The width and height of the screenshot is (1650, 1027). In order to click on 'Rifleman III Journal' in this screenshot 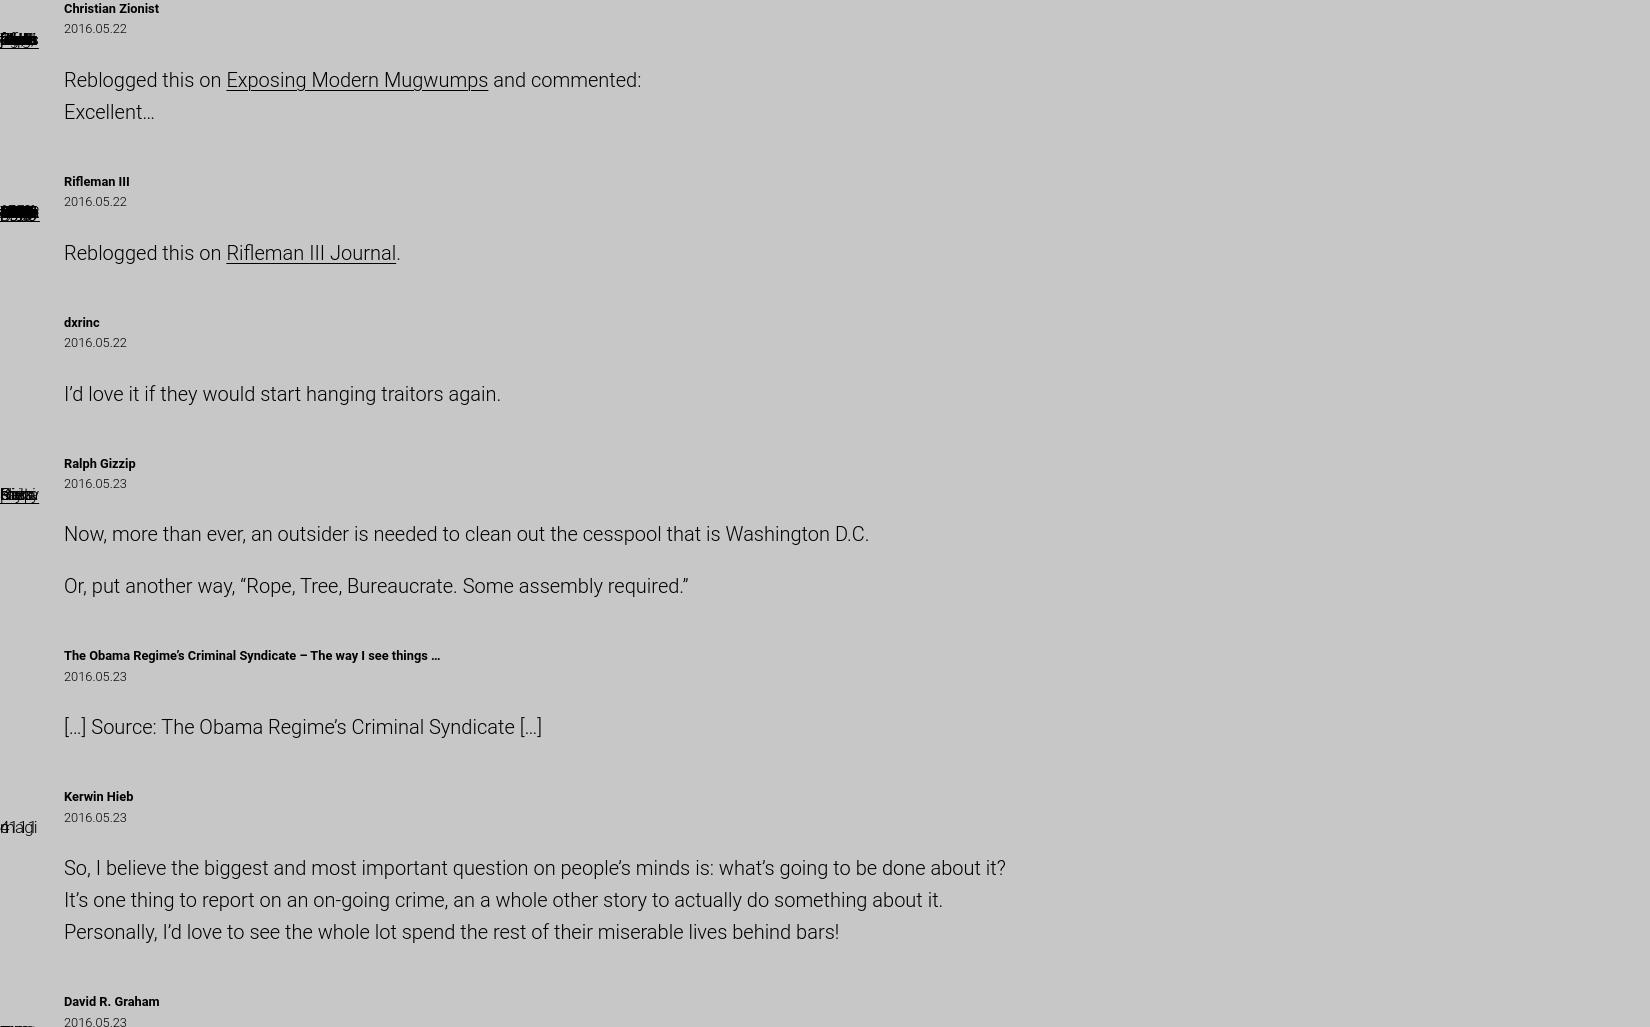, I will do `click(311, 252)`.